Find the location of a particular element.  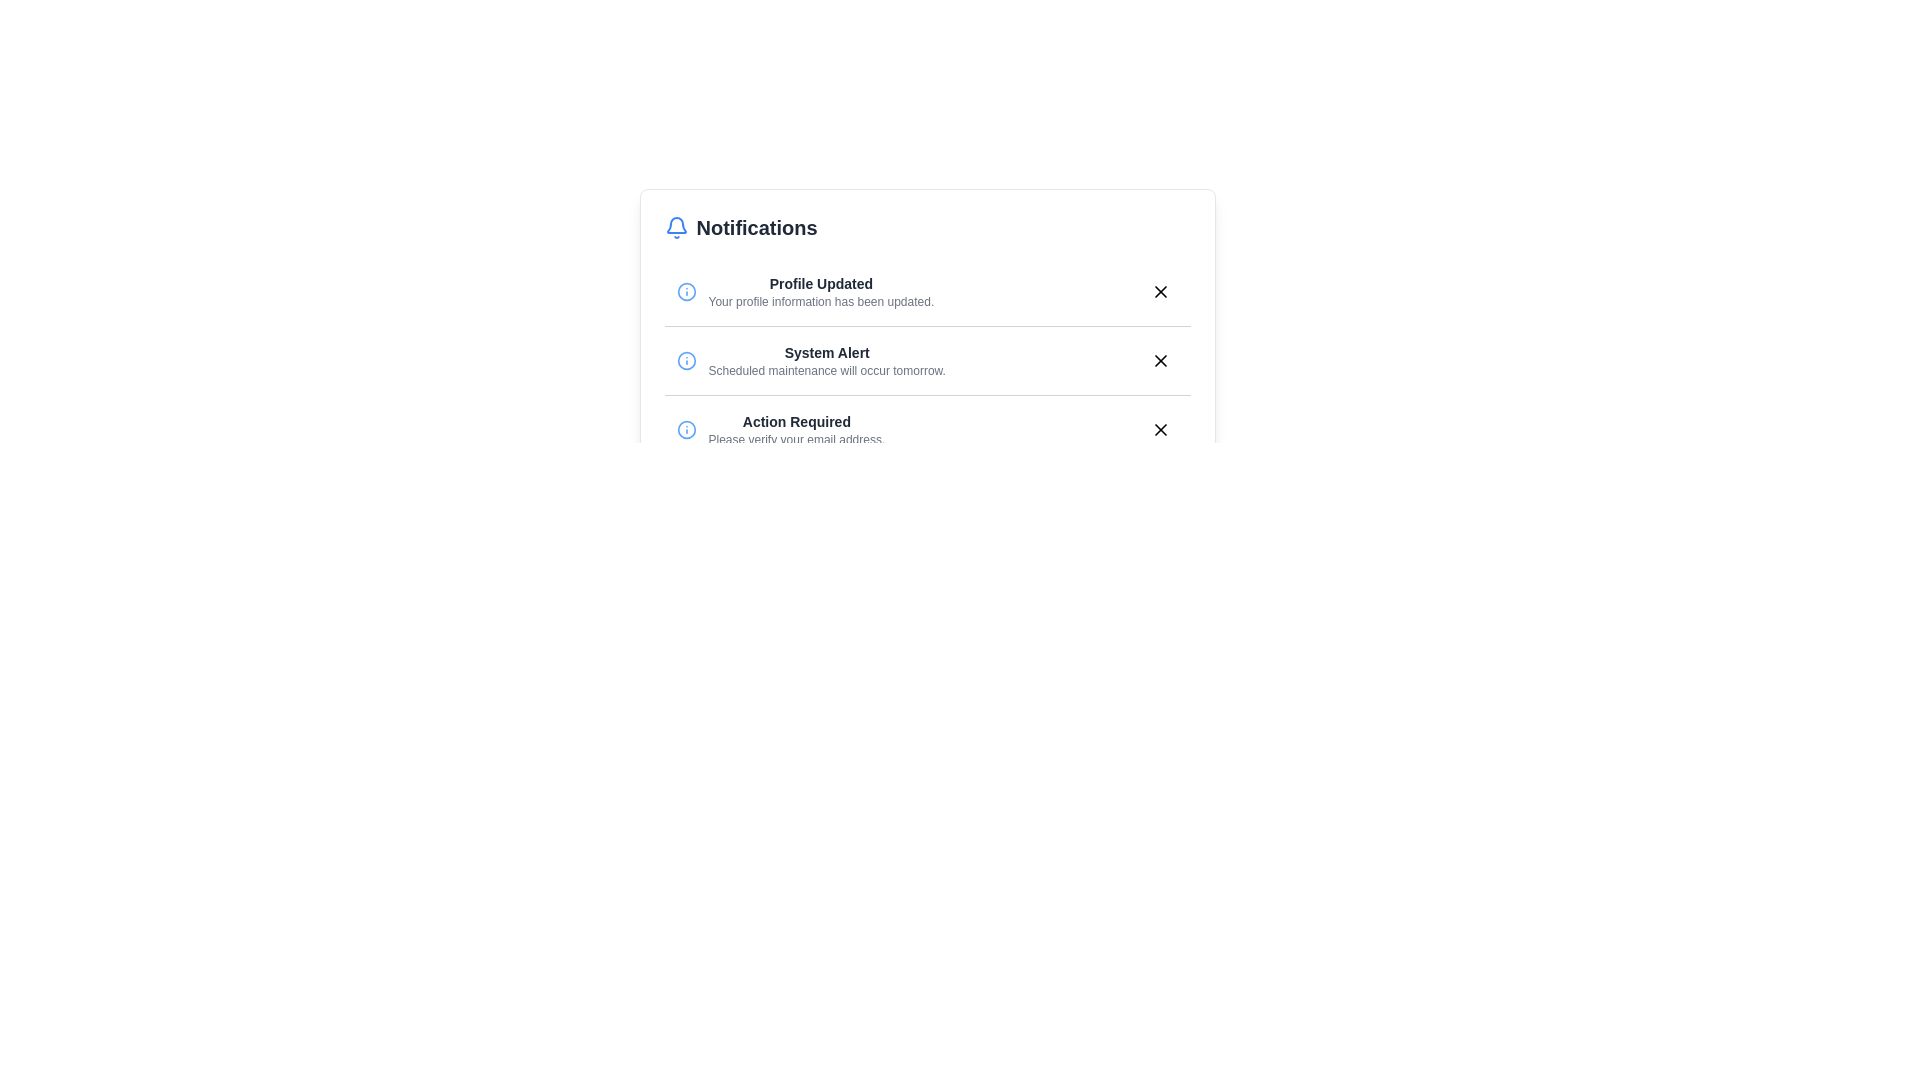

the middle notification entry in the Notification Panel that informs the user of a 'System Alert' regarding scheduled maintenance is located at coordinates (926, 361).